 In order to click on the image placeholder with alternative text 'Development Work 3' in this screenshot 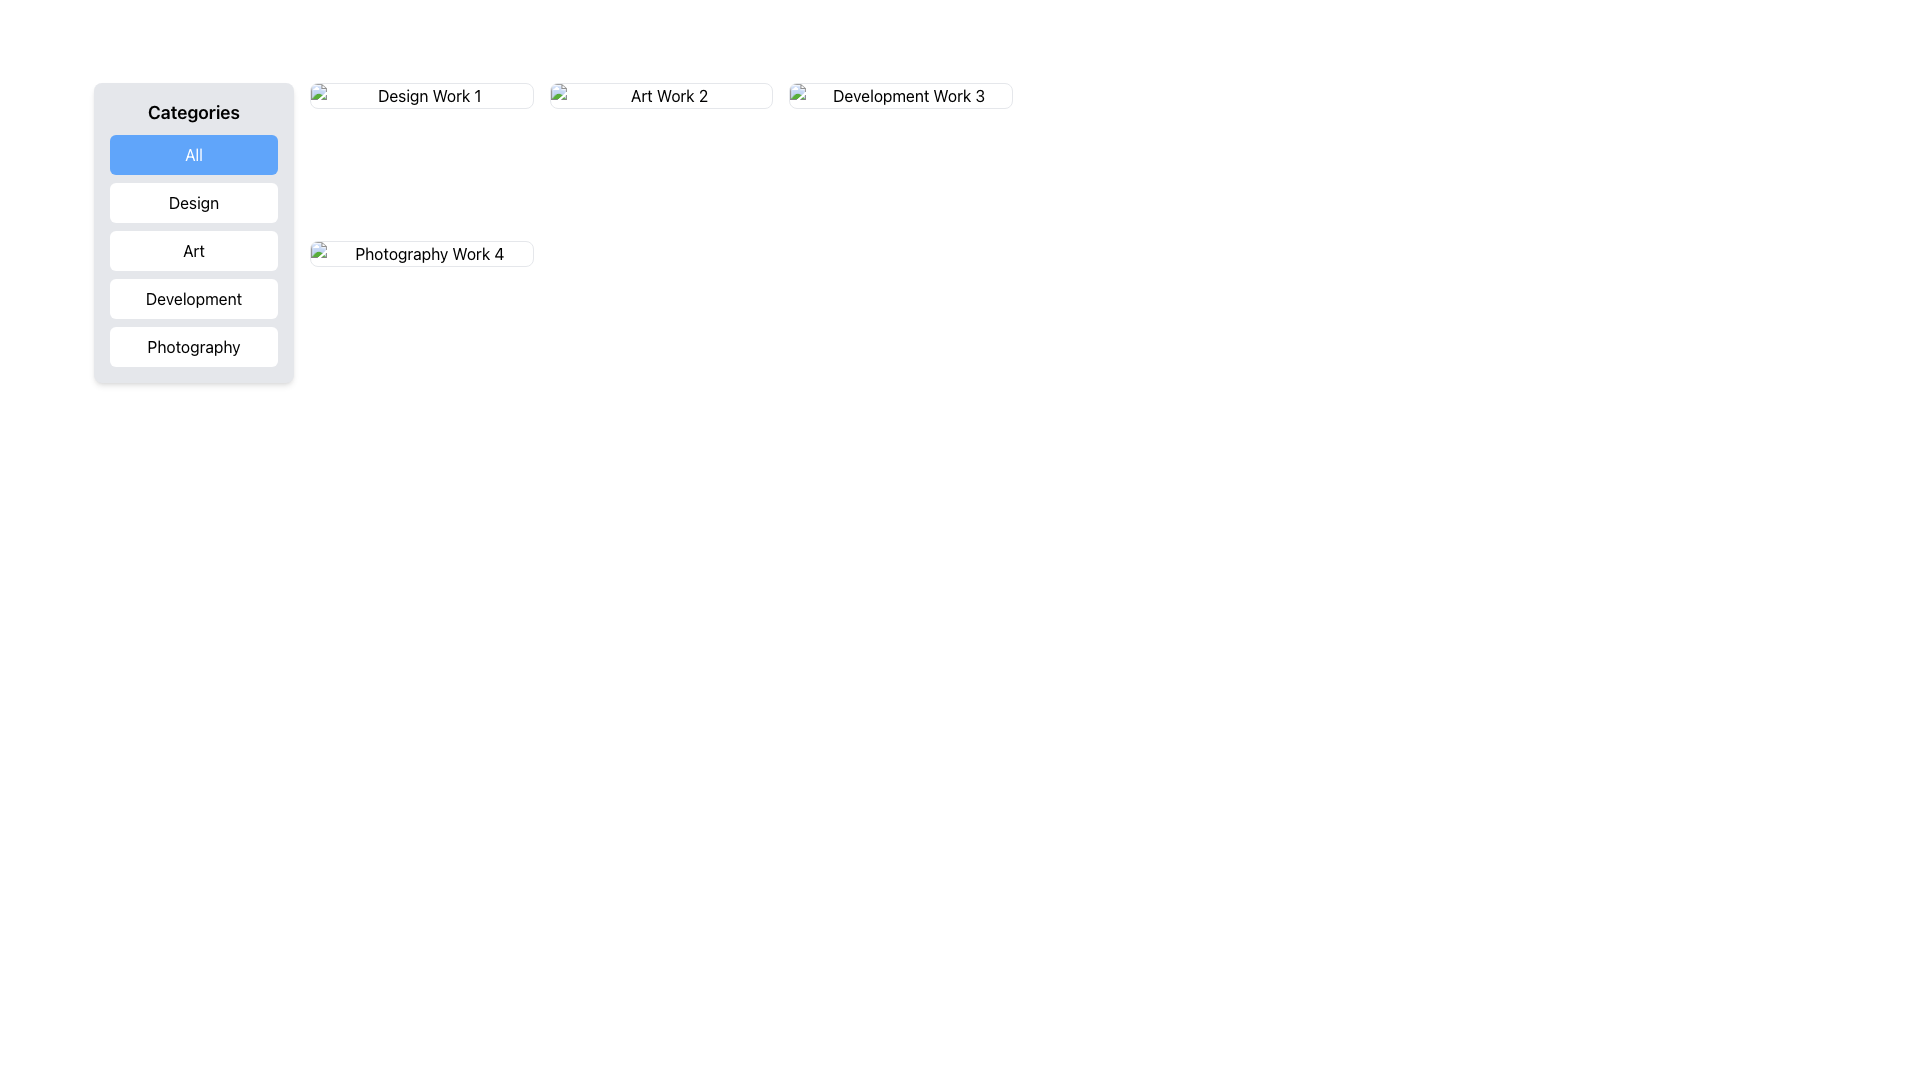, I will do `click(900, 96)`.